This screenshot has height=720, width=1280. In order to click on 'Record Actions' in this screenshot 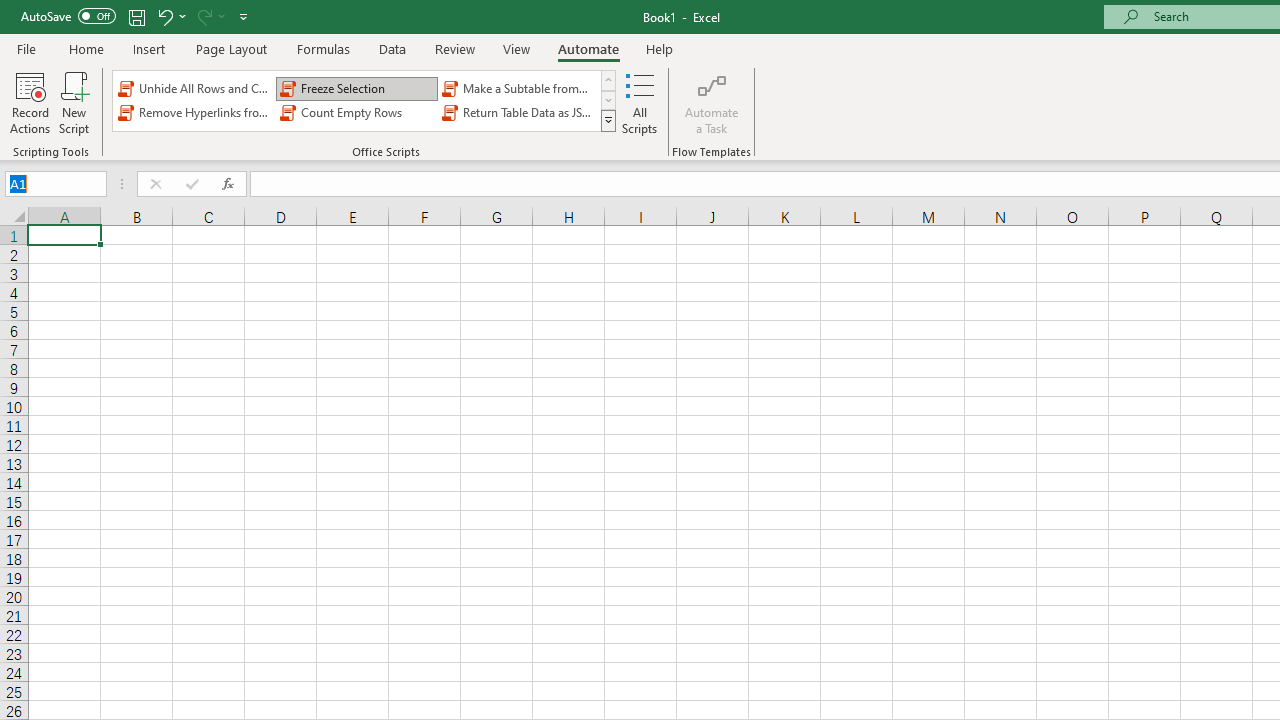, I will do `click(30, 103)`.